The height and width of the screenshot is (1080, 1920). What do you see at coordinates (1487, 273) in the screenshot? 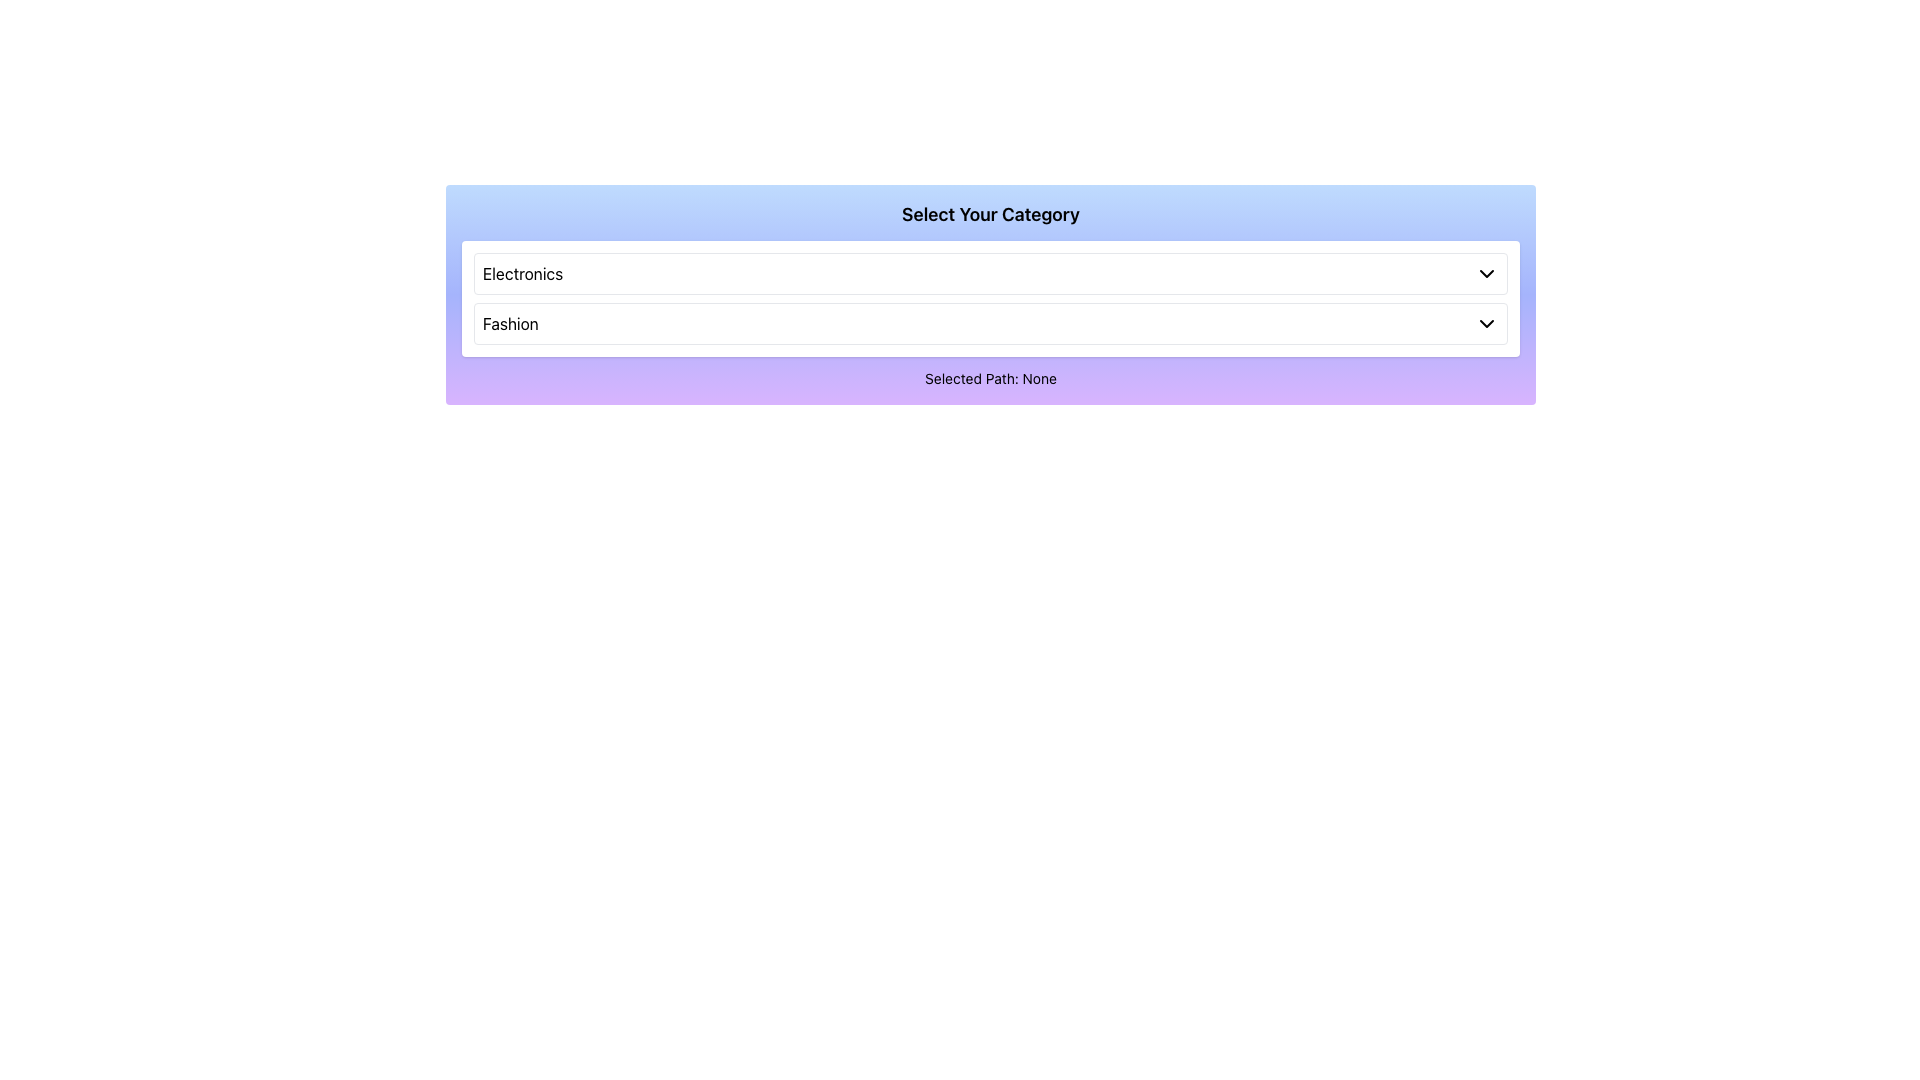
I see `the downward-facing chevron icon located on the rightmost part of the 'Electronics' dropdown button` at bounding box center [1487, 273].